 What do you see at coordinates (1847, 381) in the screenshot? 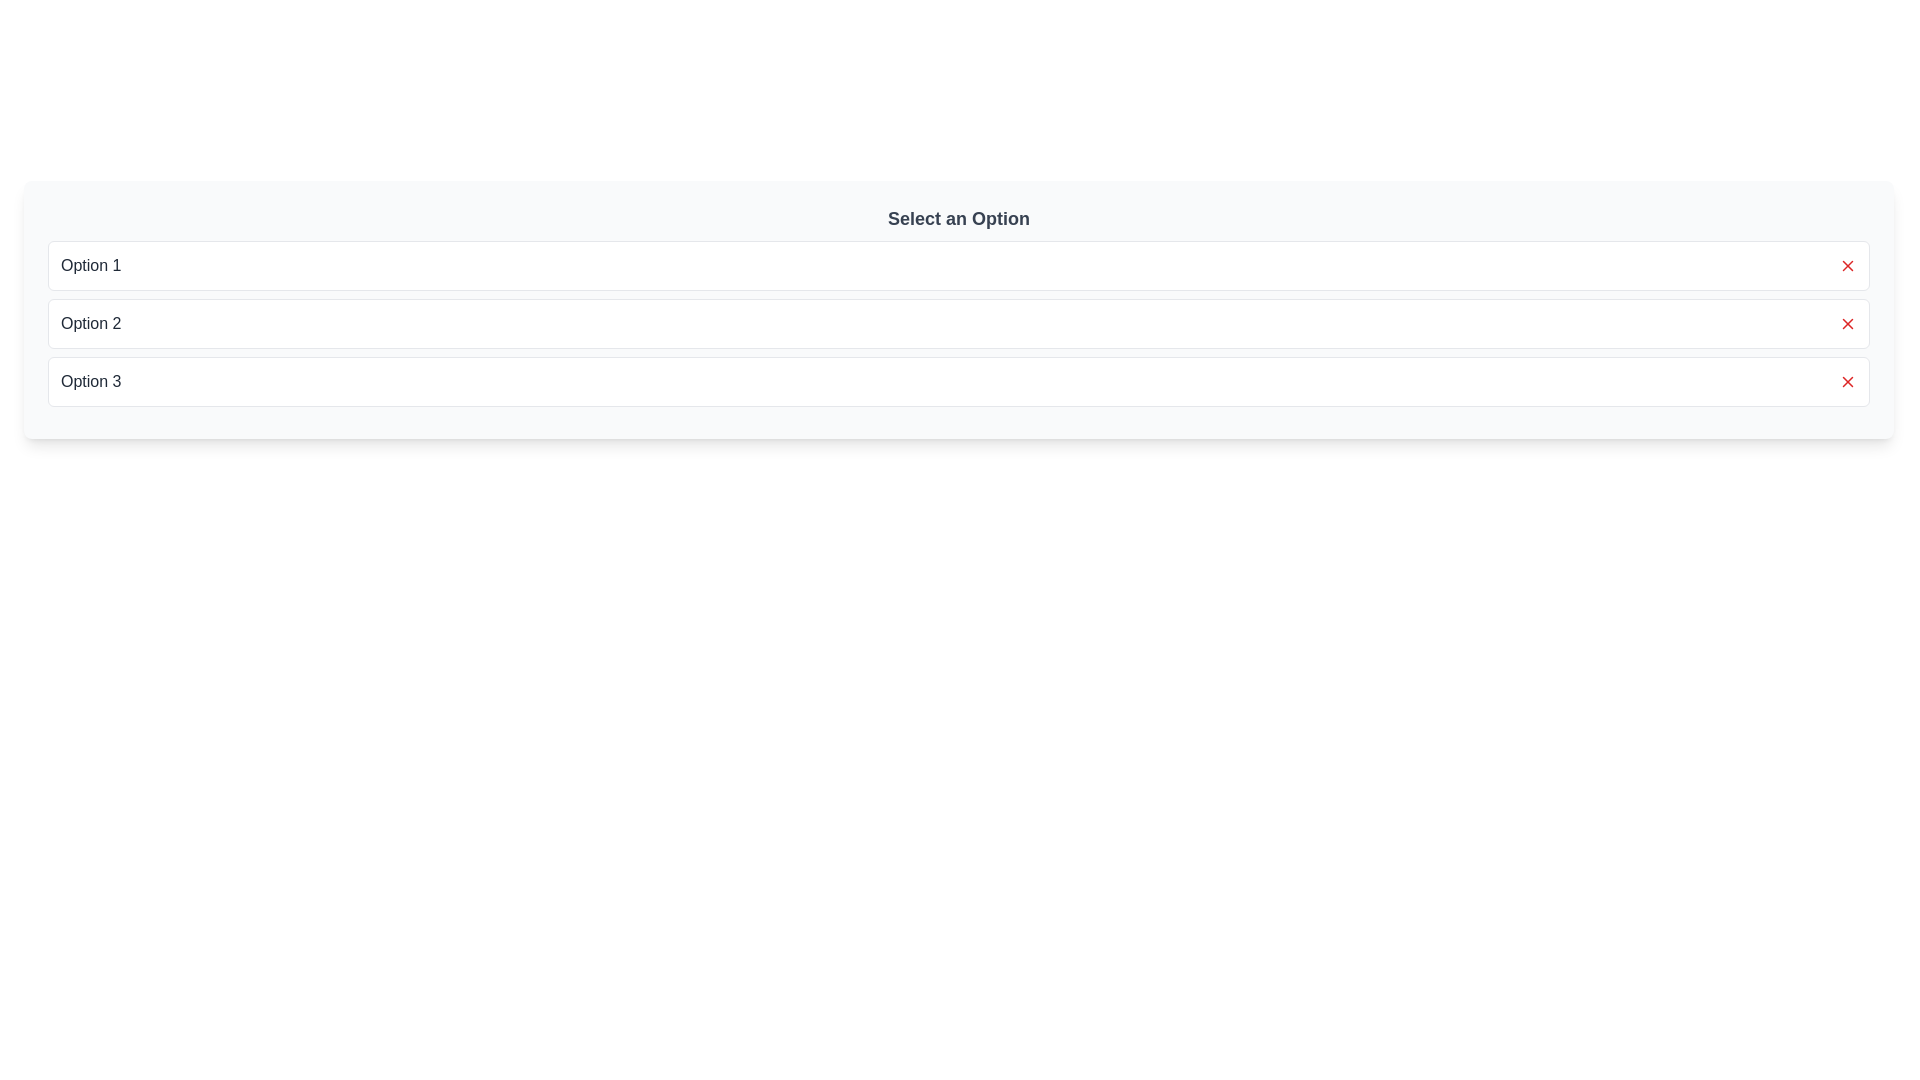
I see `the close button located on the right side of the row containing the text 'Option 3'` at bounding box center [1847, 381].